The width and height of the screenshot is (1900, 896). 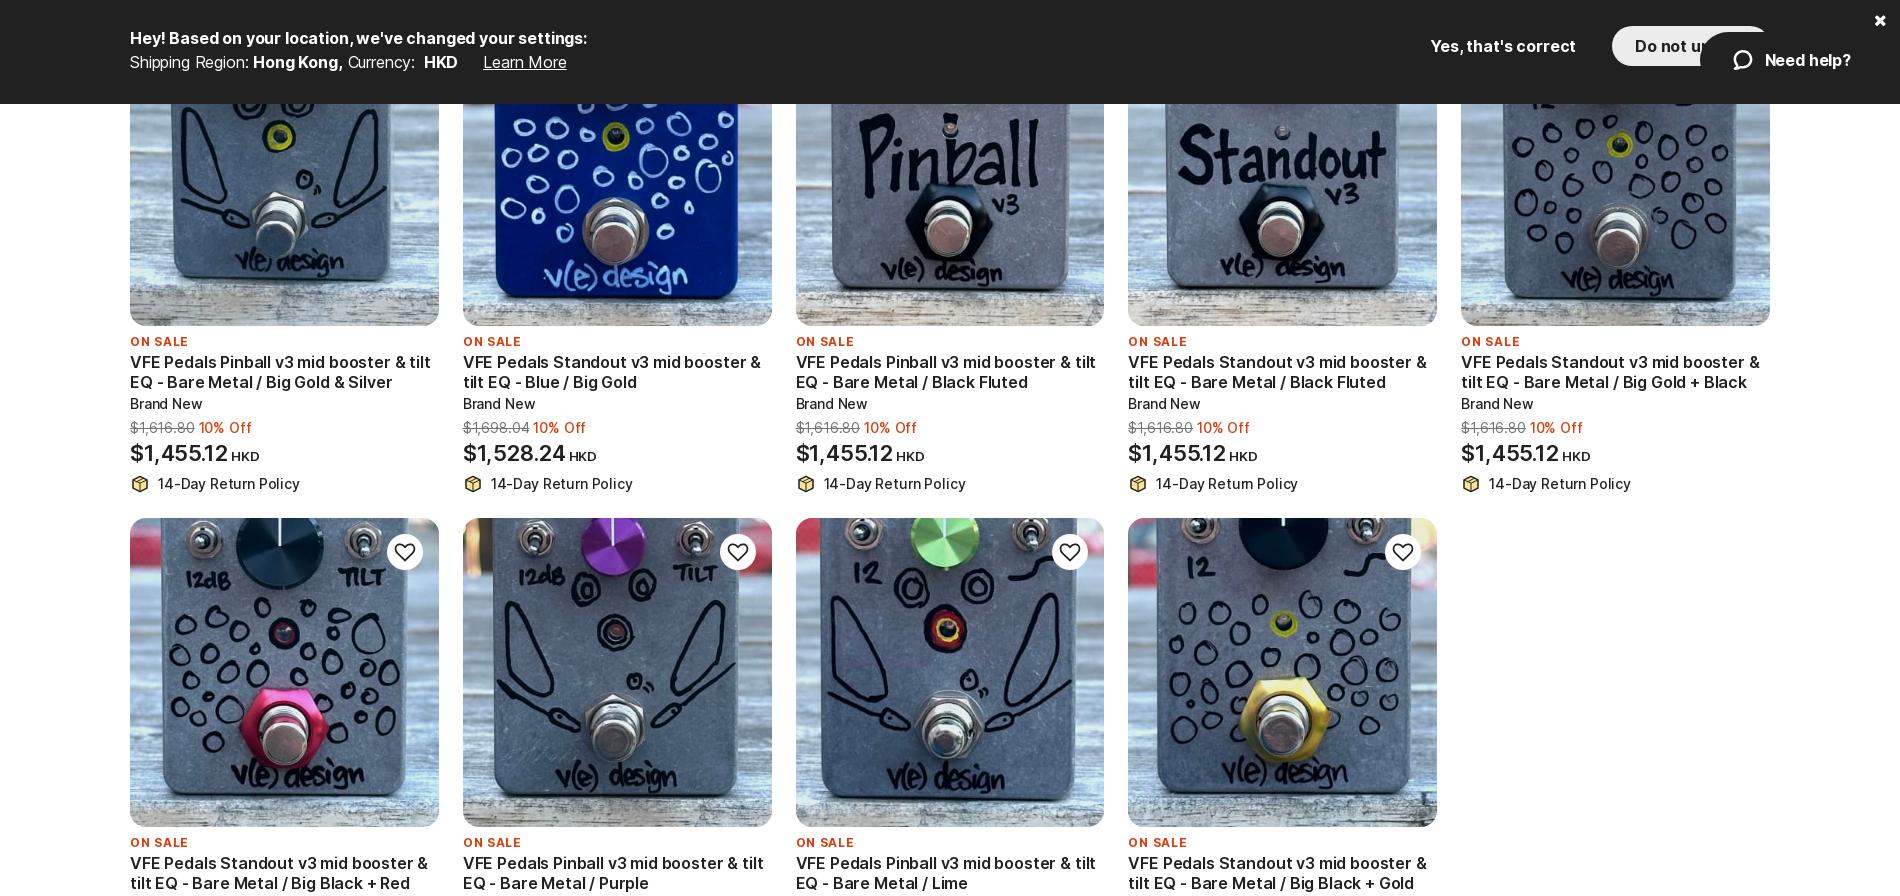 What do you see at coordinates (296, 62) in the screenshot?
I see `'Hong Kong,'` at bounding box center [296, 62].